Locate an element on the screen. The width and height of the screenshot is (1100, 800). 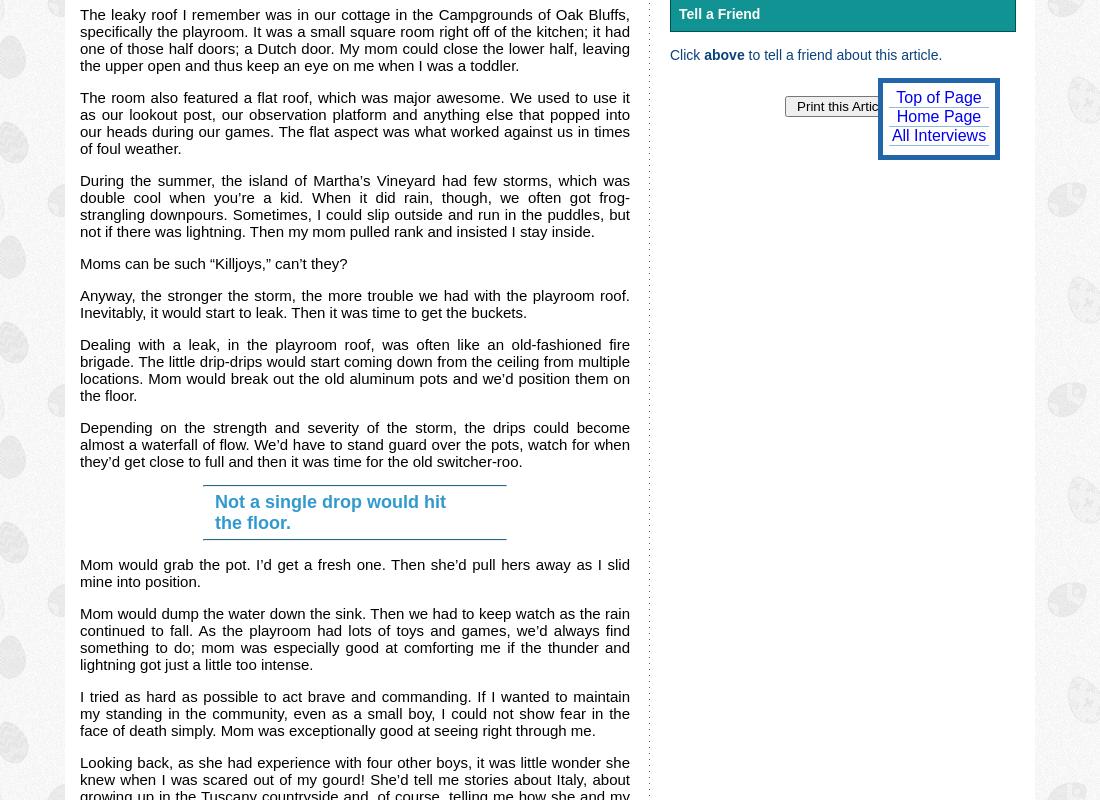
'Mom would dump the water down the sink. Then we had to keep watch as the rain continued to fall. As the playroom had lots of toys and games, we’d always find something to do; mom was especially good at comforting me if the thunder and lightning got just a little too intense.' is located at coordinates (354, 638).